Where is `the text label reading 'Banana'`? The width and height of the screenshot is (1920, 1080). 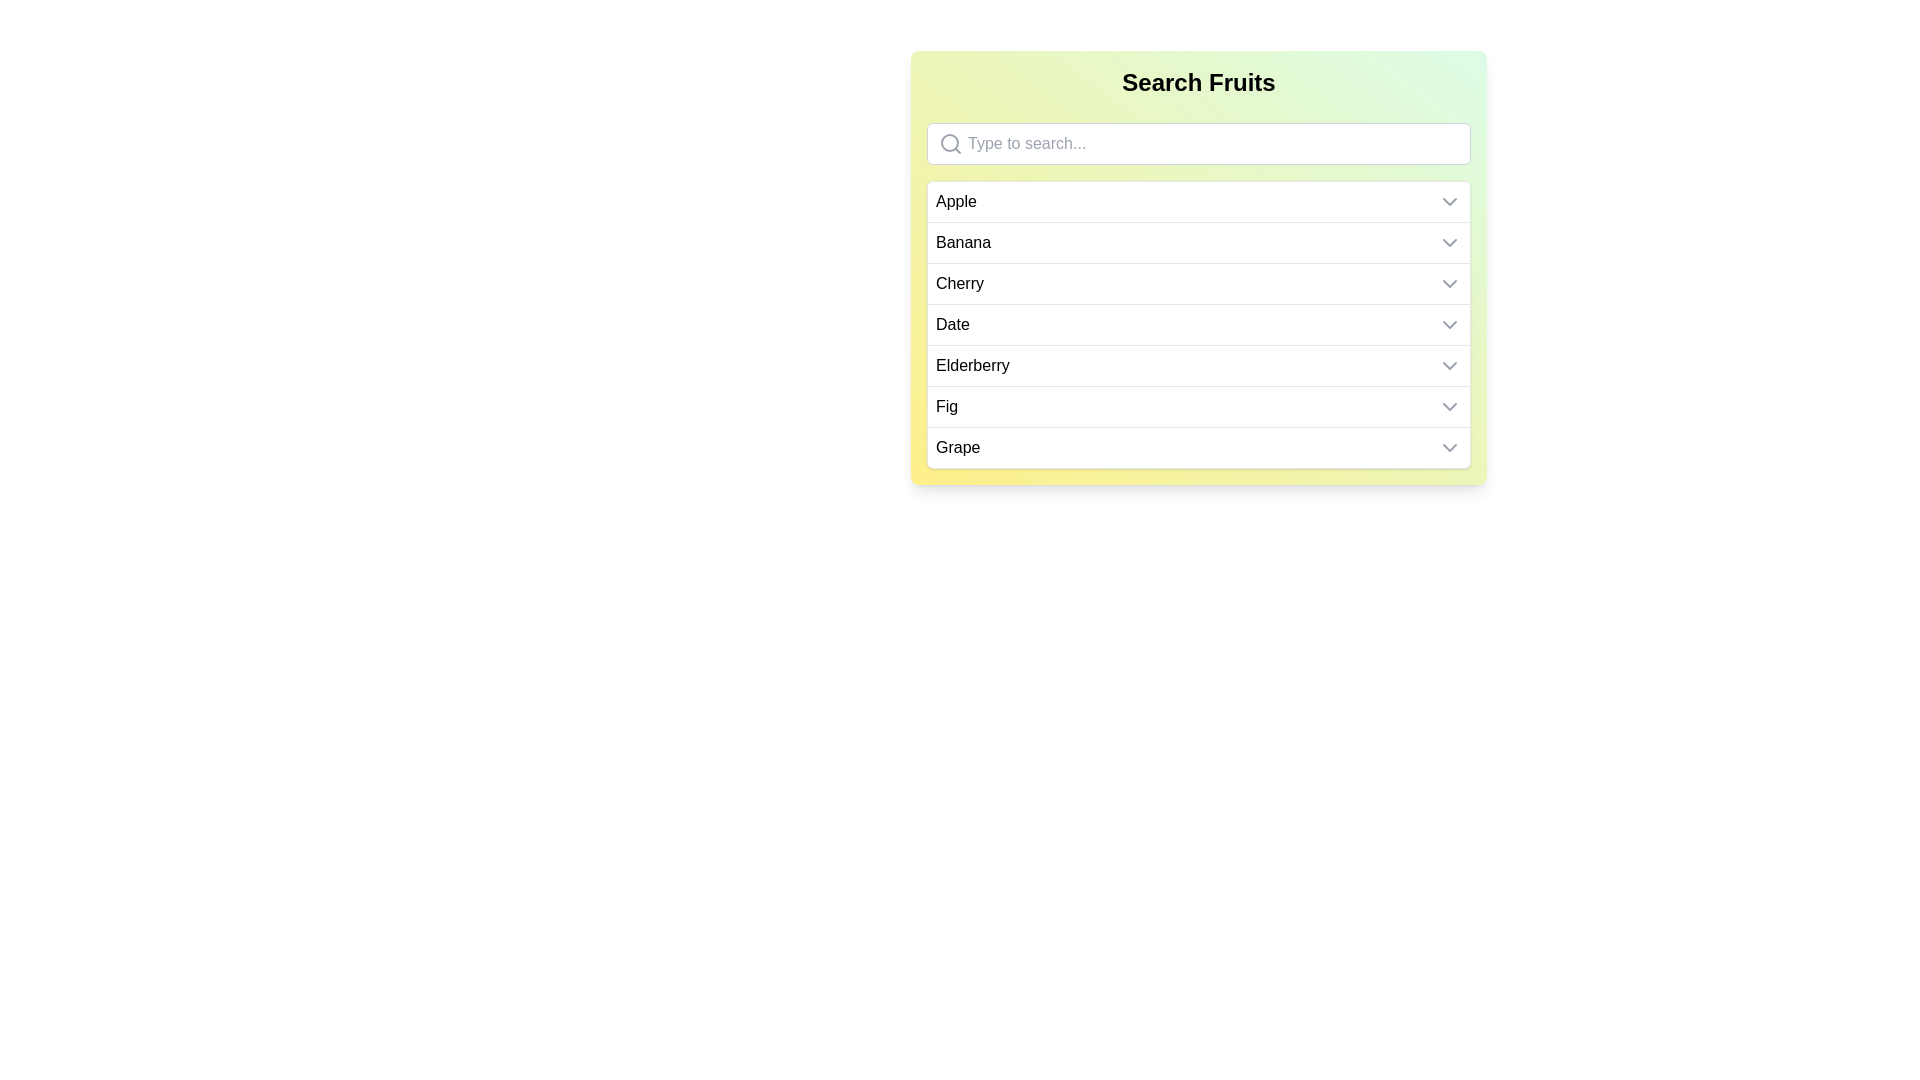 the text label reading 'Banana' is located at coordinates (963, 242).